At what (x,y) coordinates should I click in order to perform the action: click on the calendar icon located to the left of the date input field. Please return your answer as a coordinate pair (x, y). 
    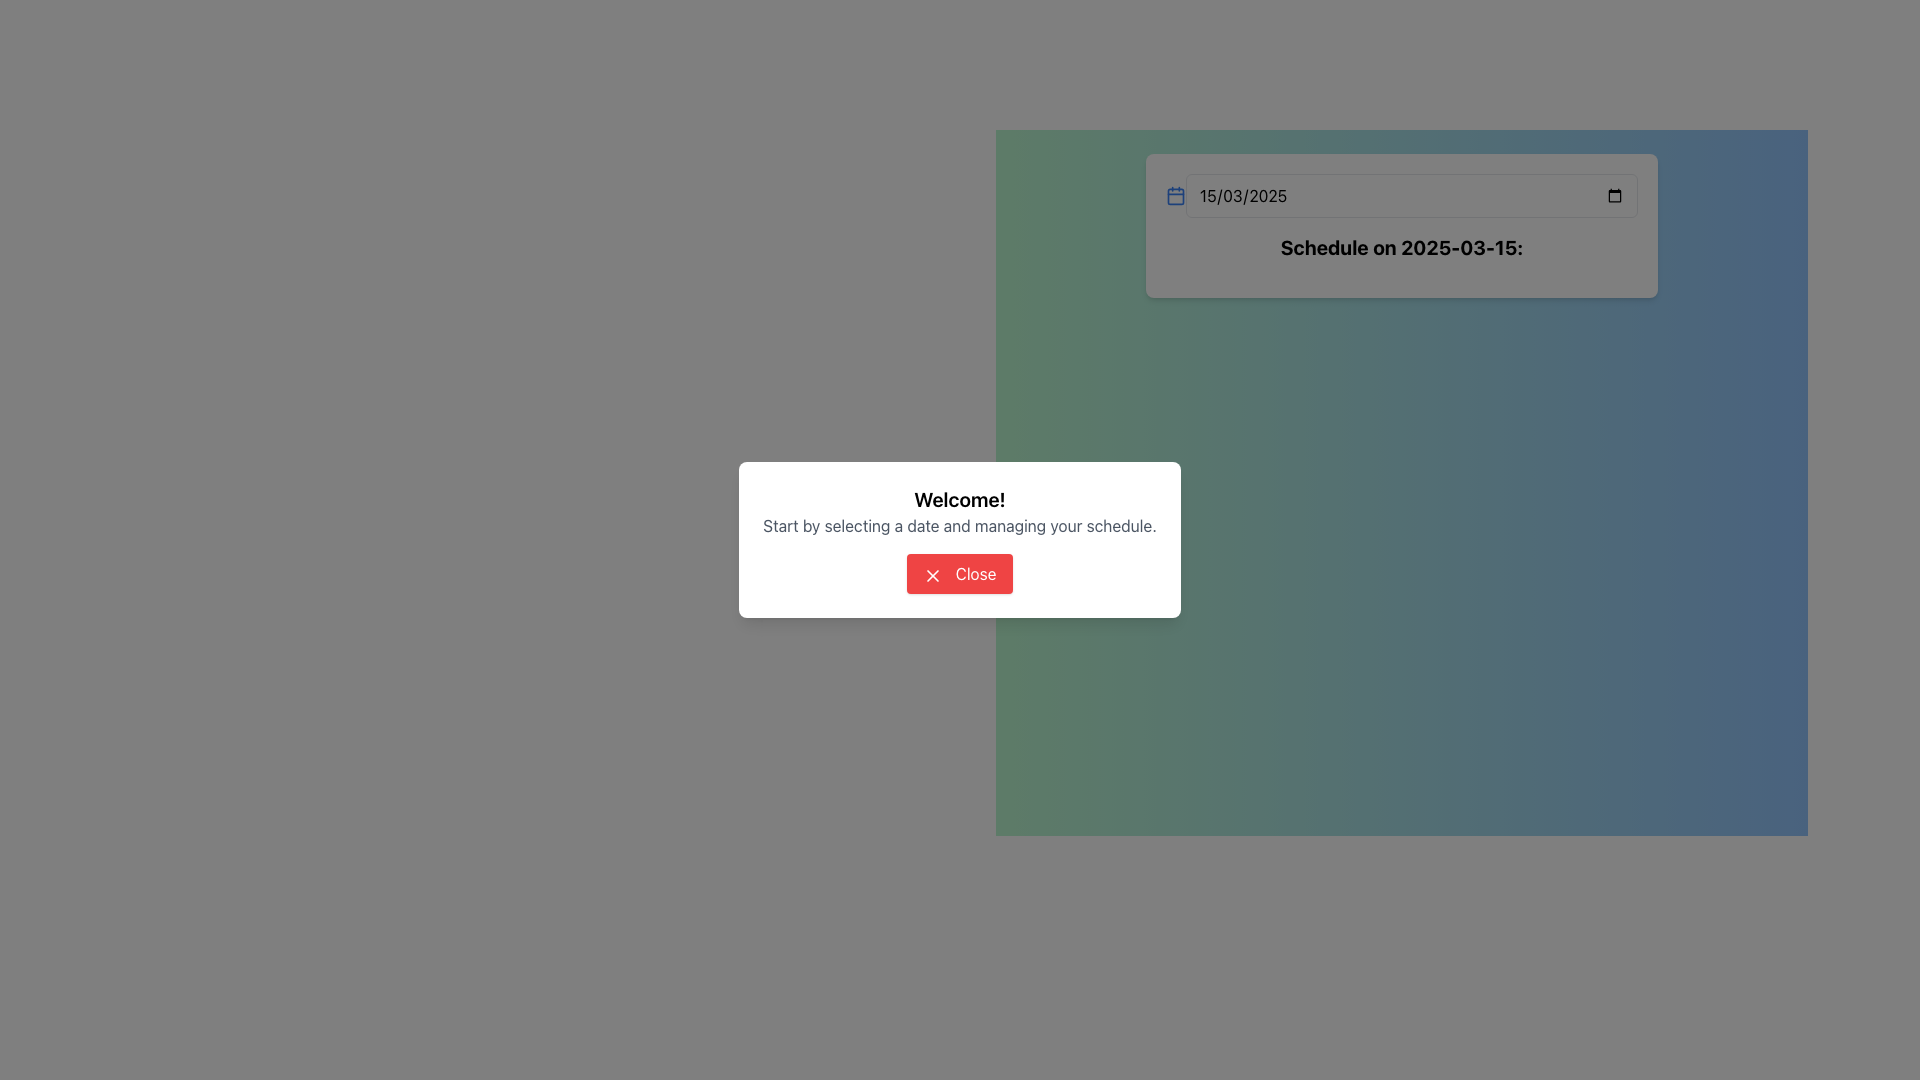
    Looking at the image, I should click on (1176, 196).